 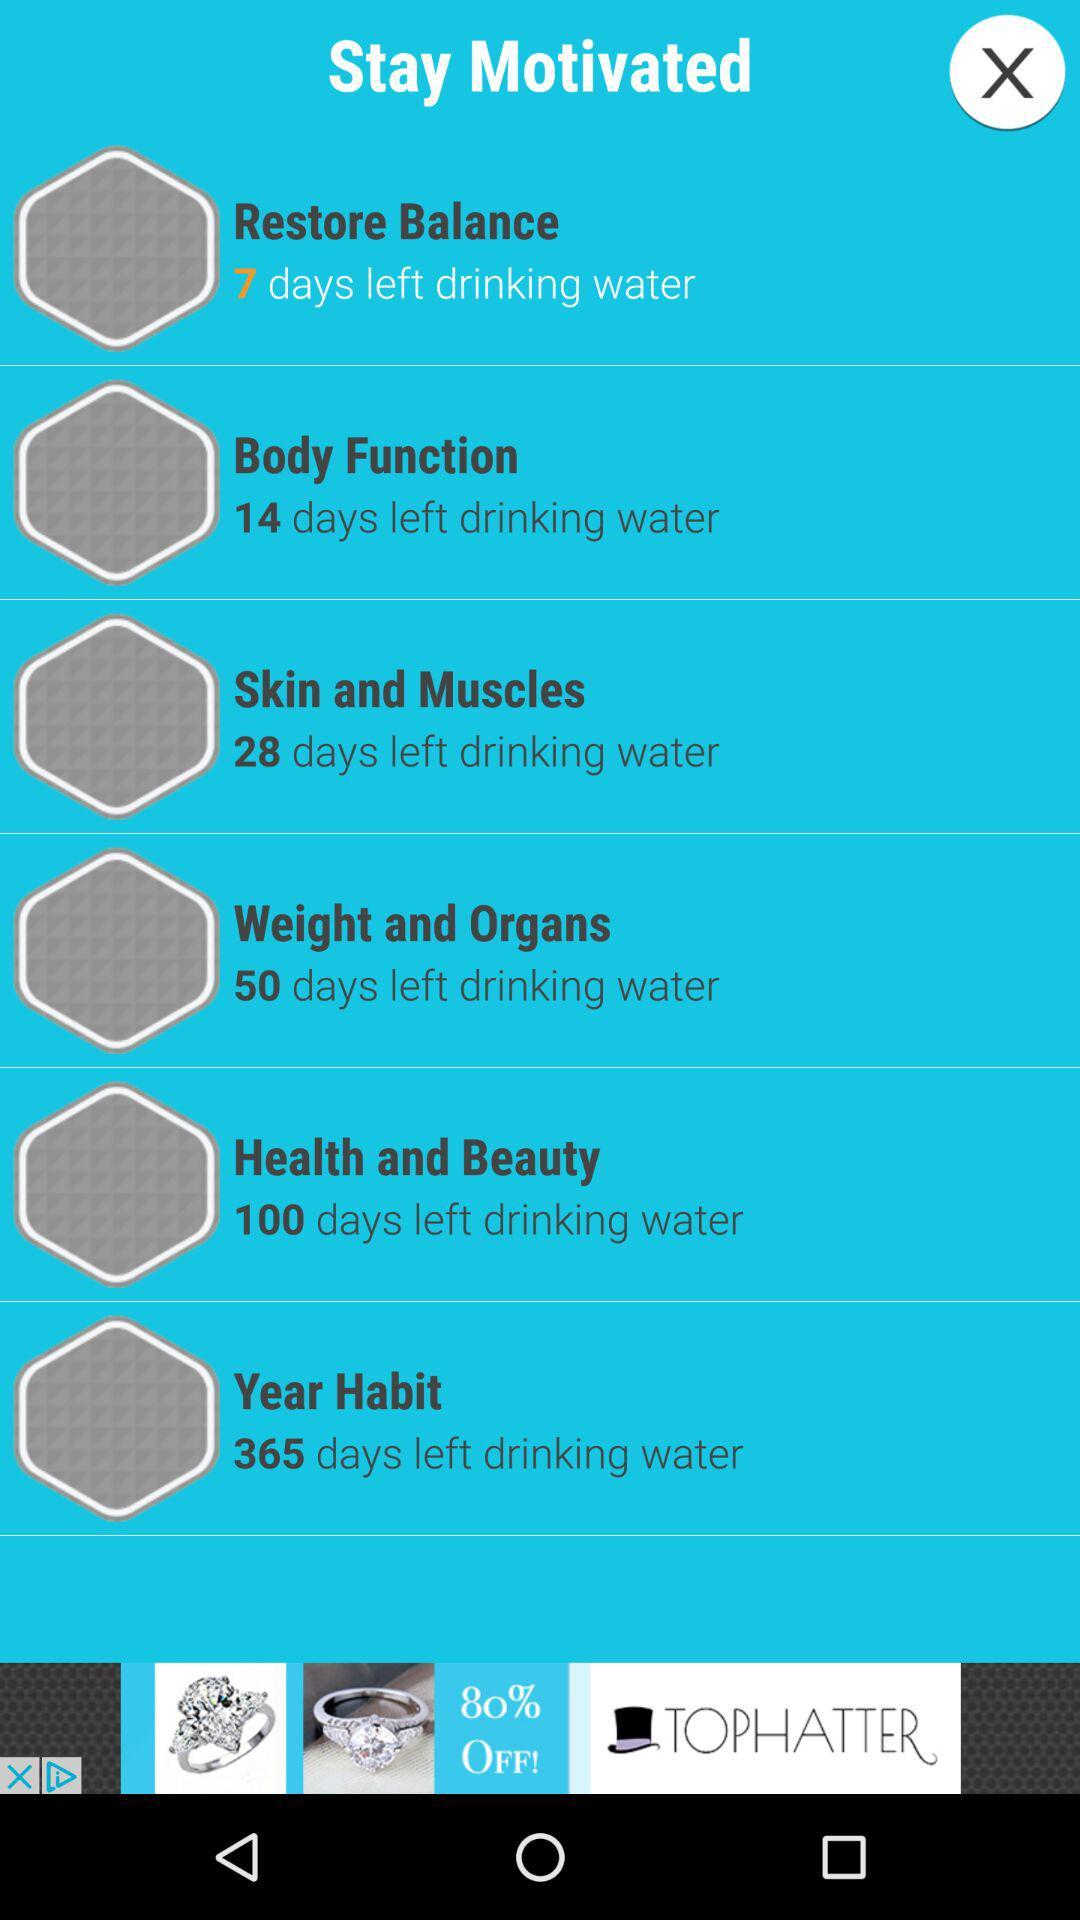 What do you see at coordinates (1007, 72) in the screenshot?
I see `page` at bounding box center [1007, 72].